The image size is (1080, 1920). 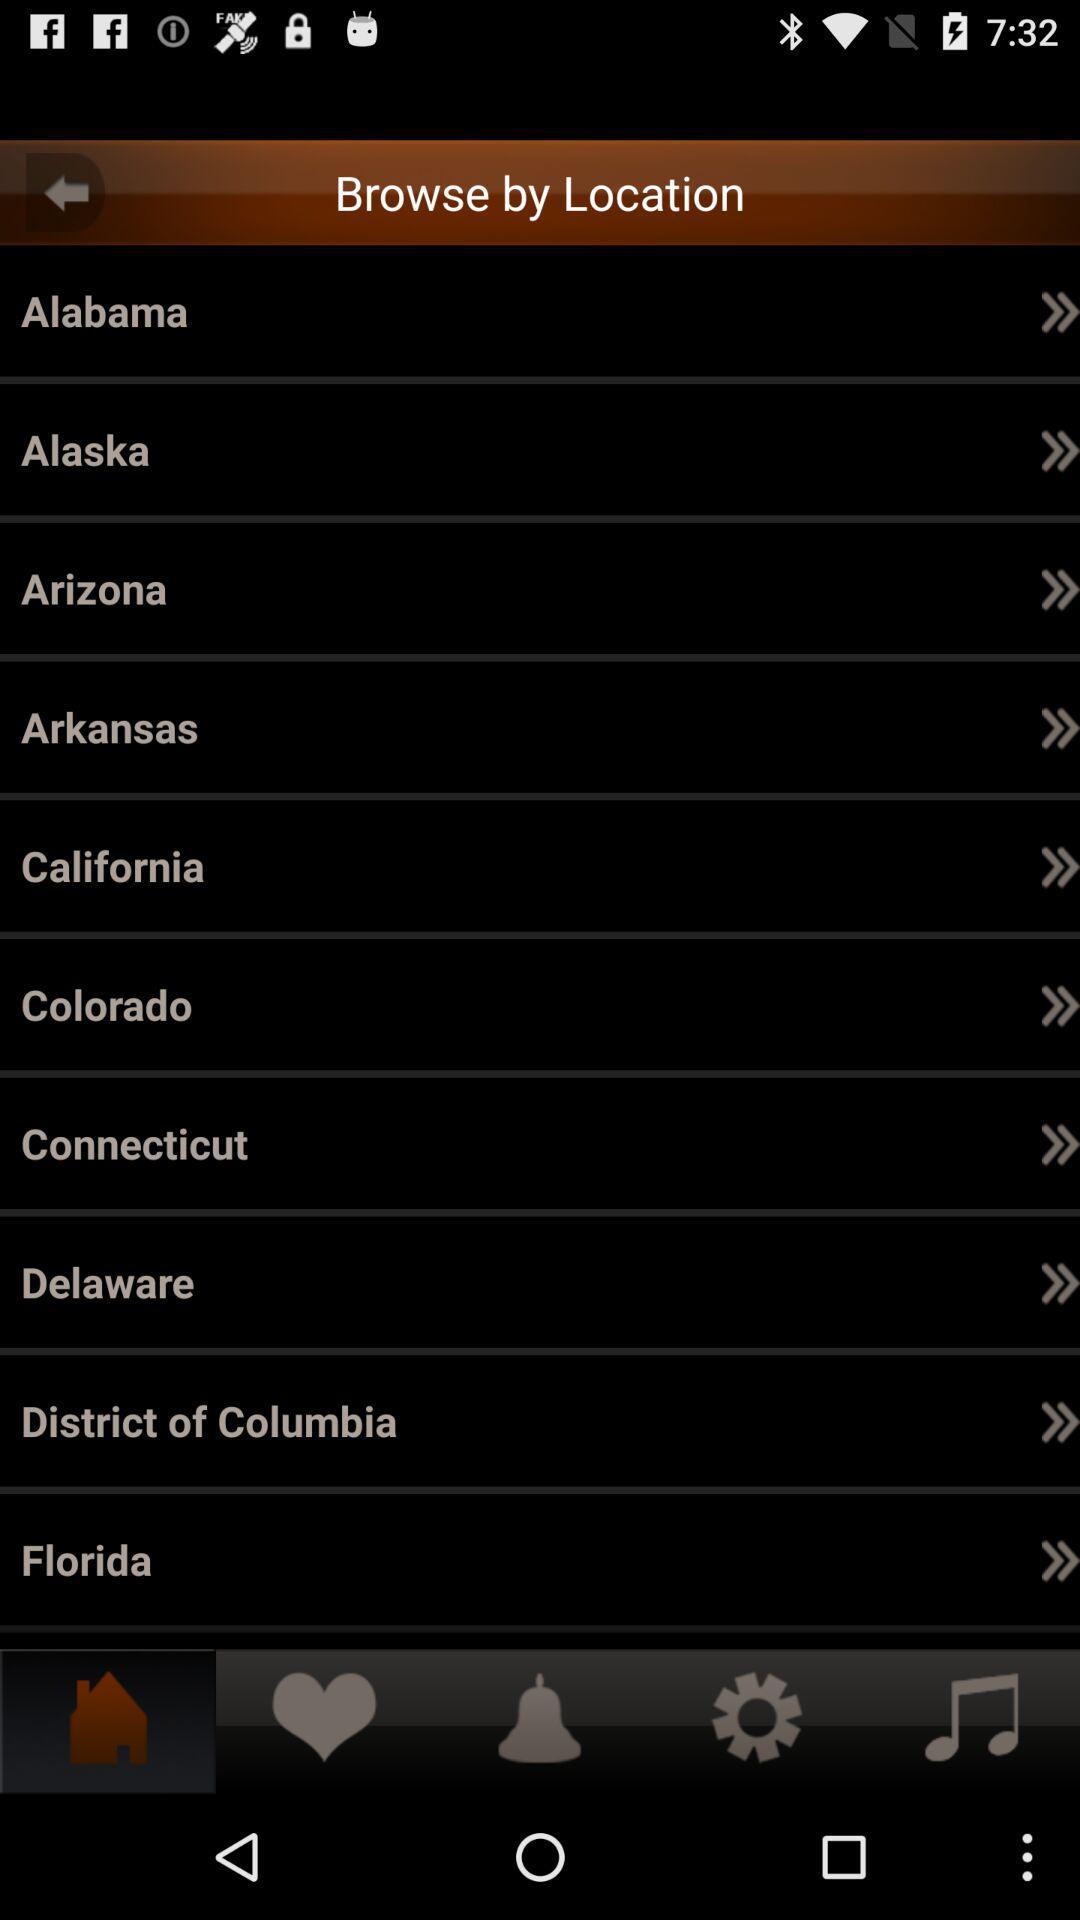 I want to click on the app next to the   alpine icon, so click(x=1059, y=448).